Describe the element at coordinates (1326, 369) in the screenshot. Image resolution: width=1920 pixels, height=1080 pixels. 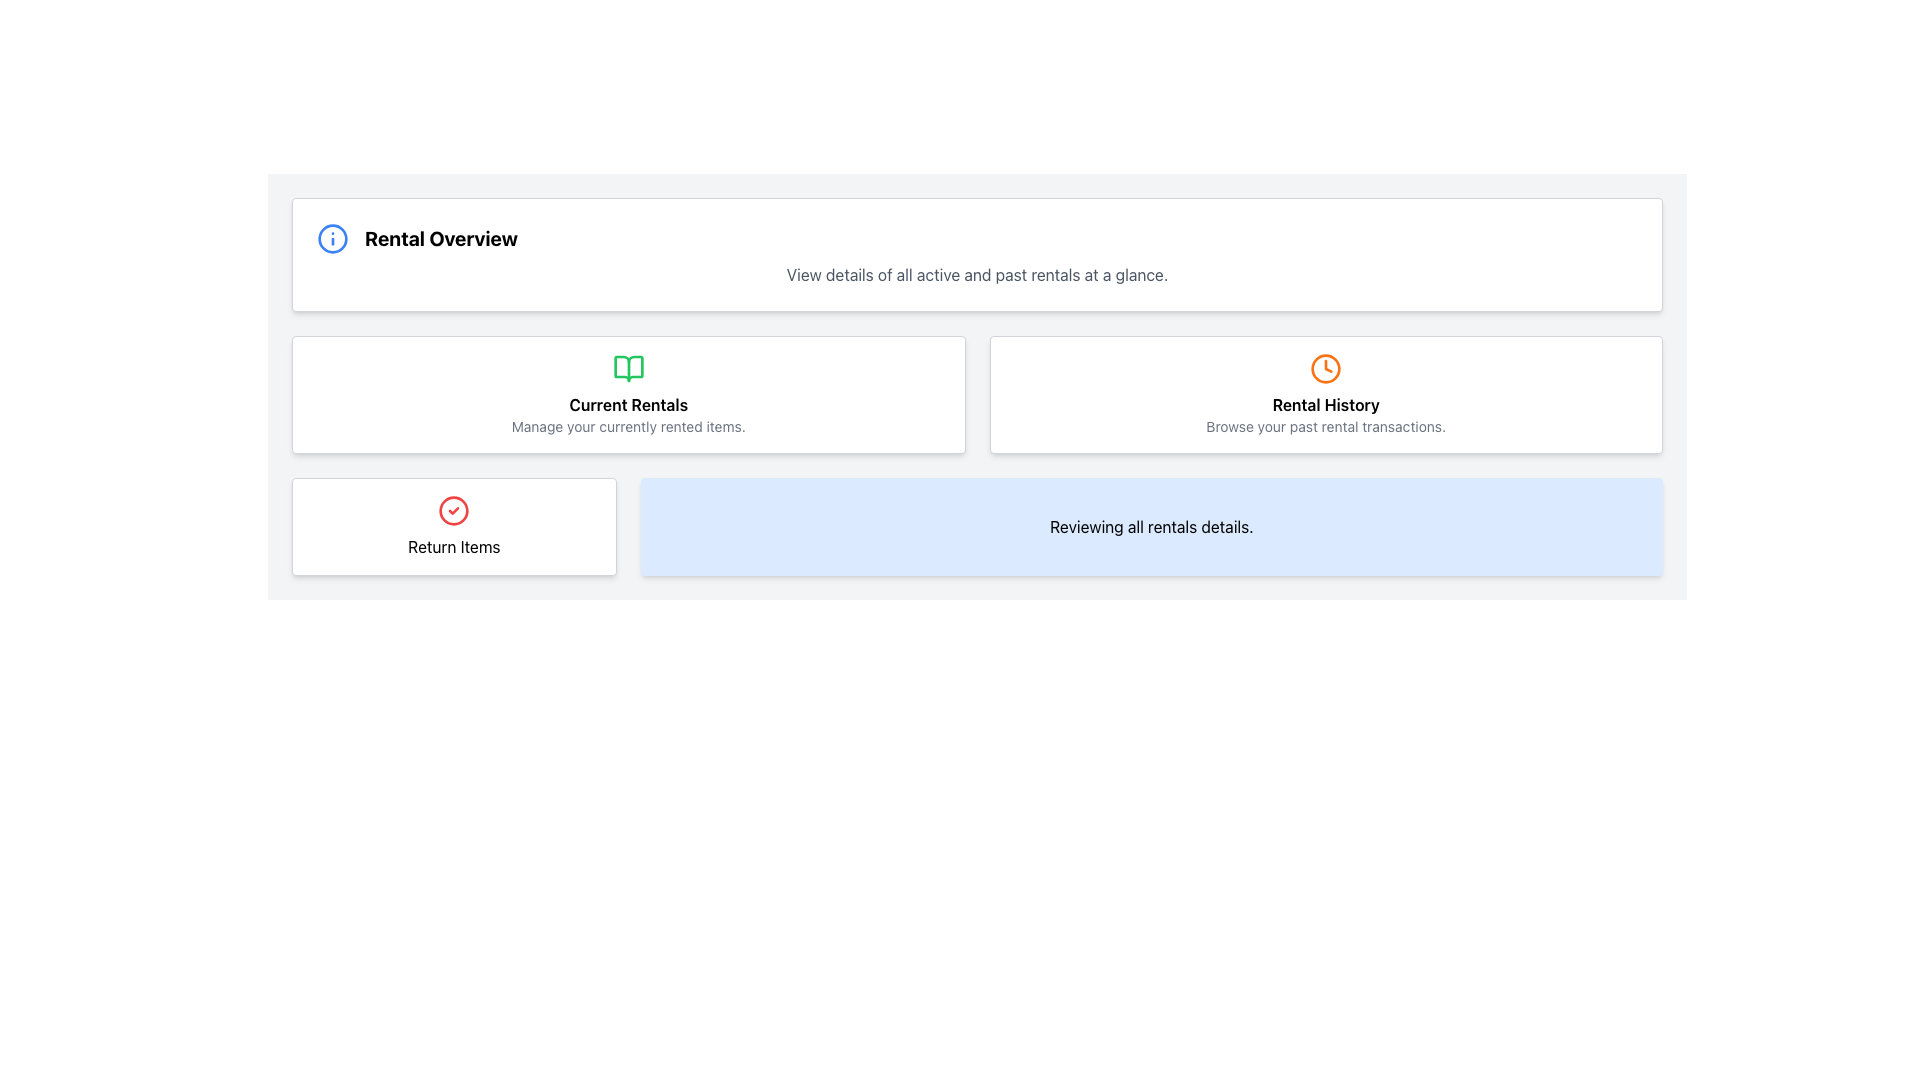
I see `the left circular sub-component of the clock icon in the 'Rental History' section of the user interface` at that location.